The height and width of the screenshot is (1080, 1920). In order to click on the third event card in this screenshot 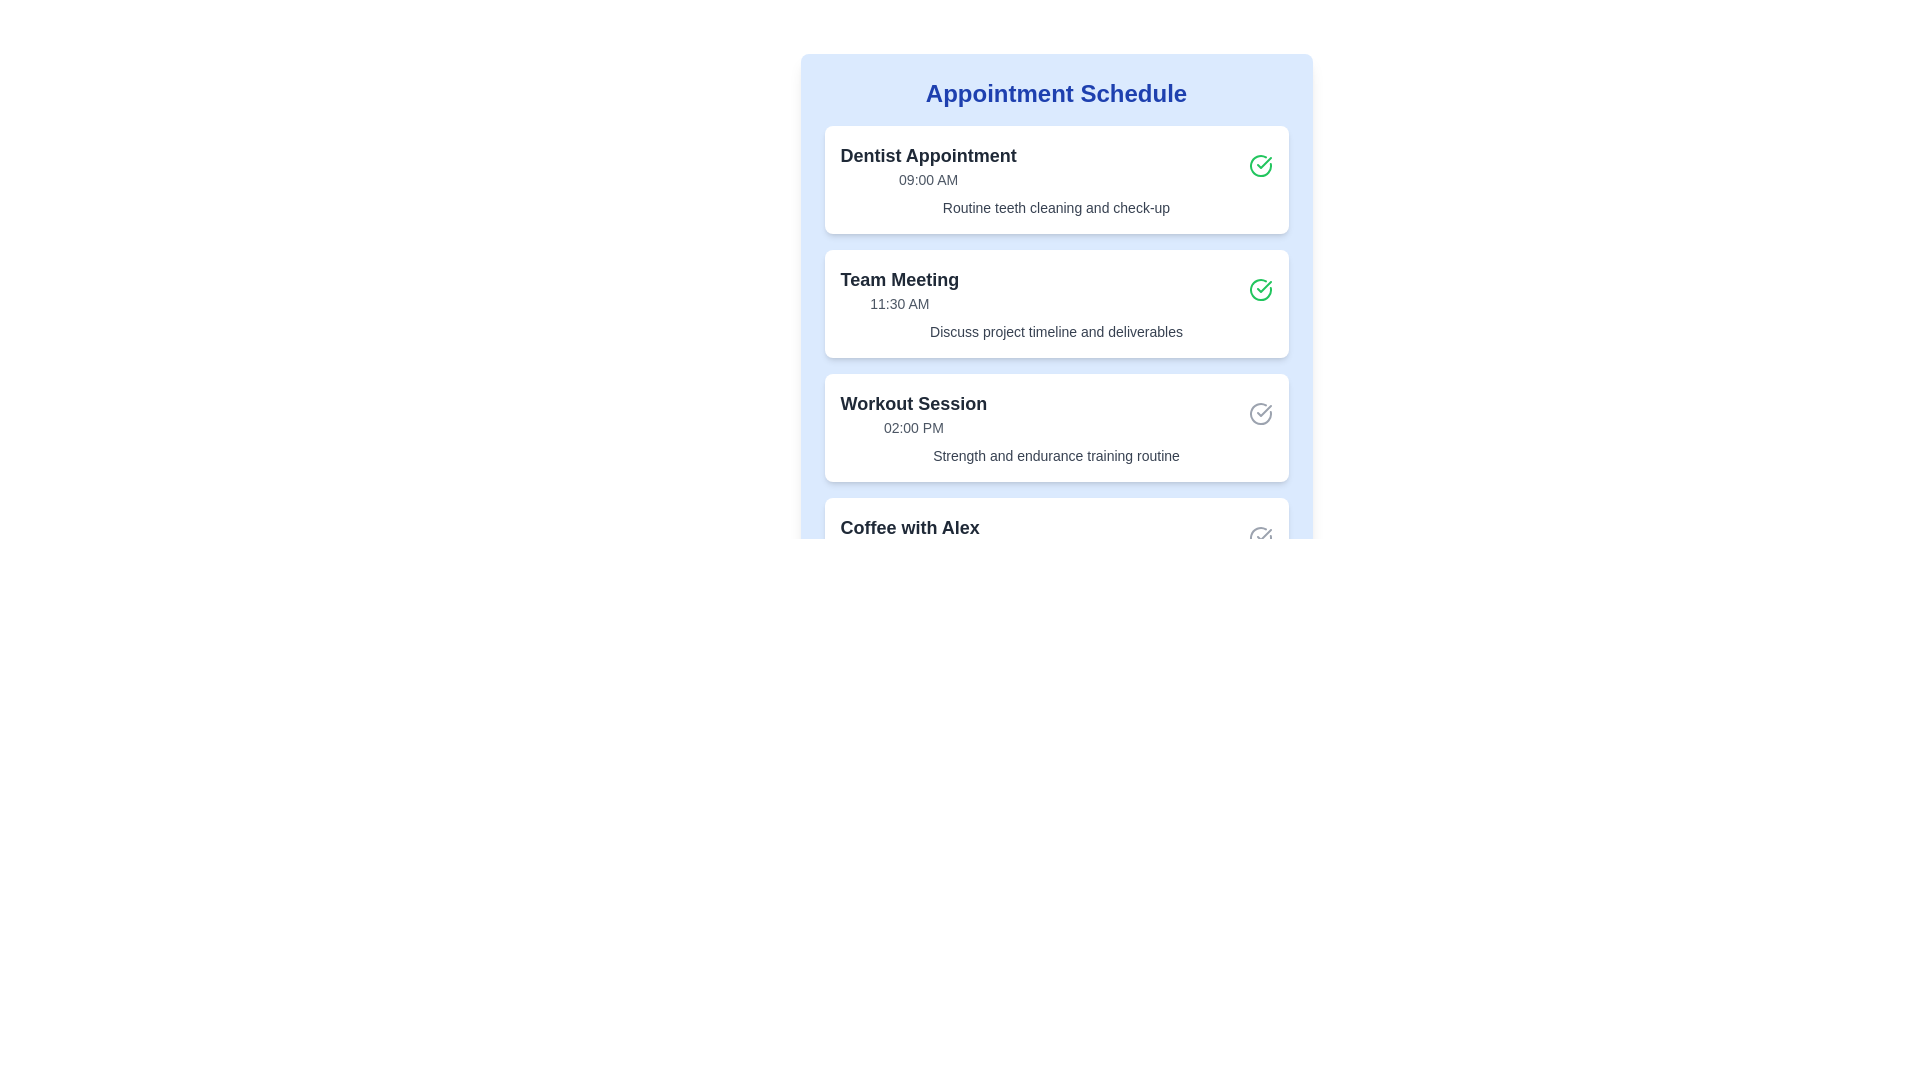, I will do `click(1055, 427)`.